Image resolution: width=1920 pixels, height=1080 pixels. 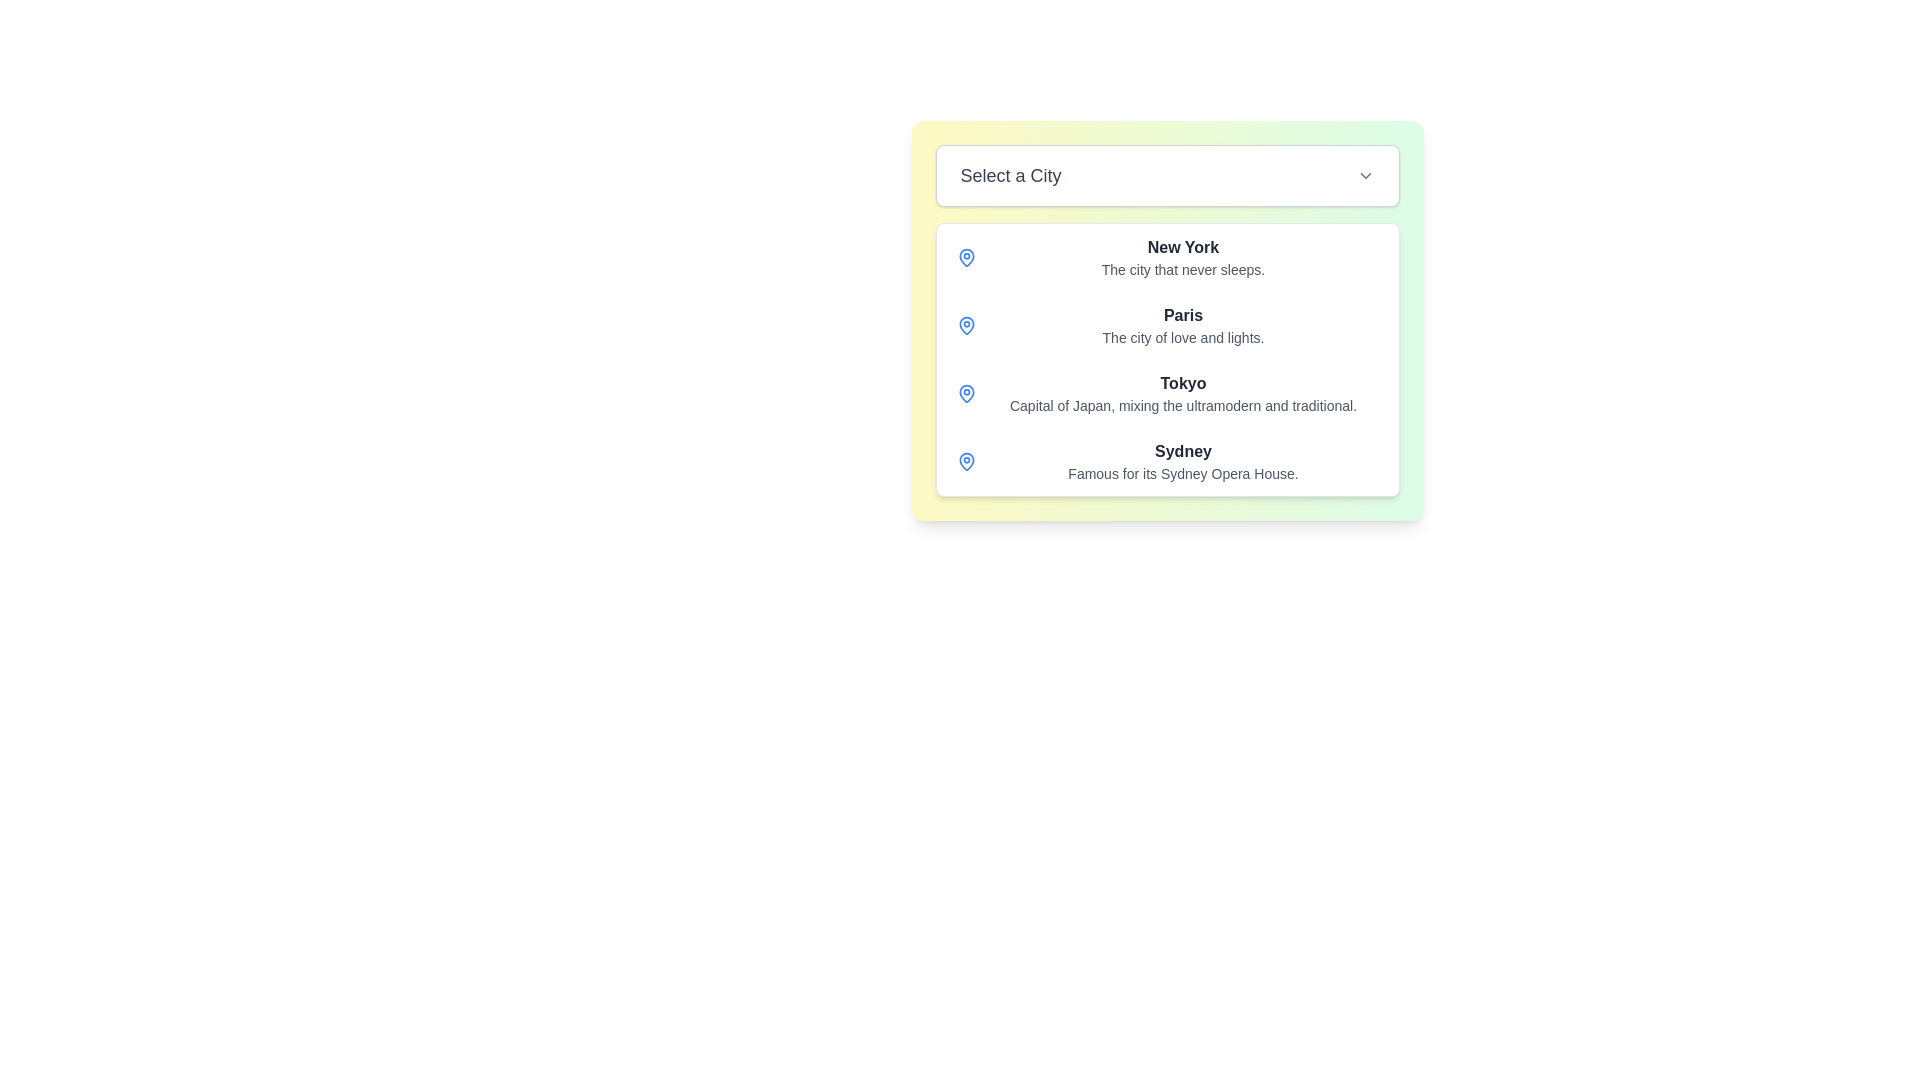 I want to click on the text label displaying 'The city that never sleeps.' which is styled with a small gray font and positioned below the 'New York' text in the 'Select a City' dropdown, so click(x=1183, y=270).